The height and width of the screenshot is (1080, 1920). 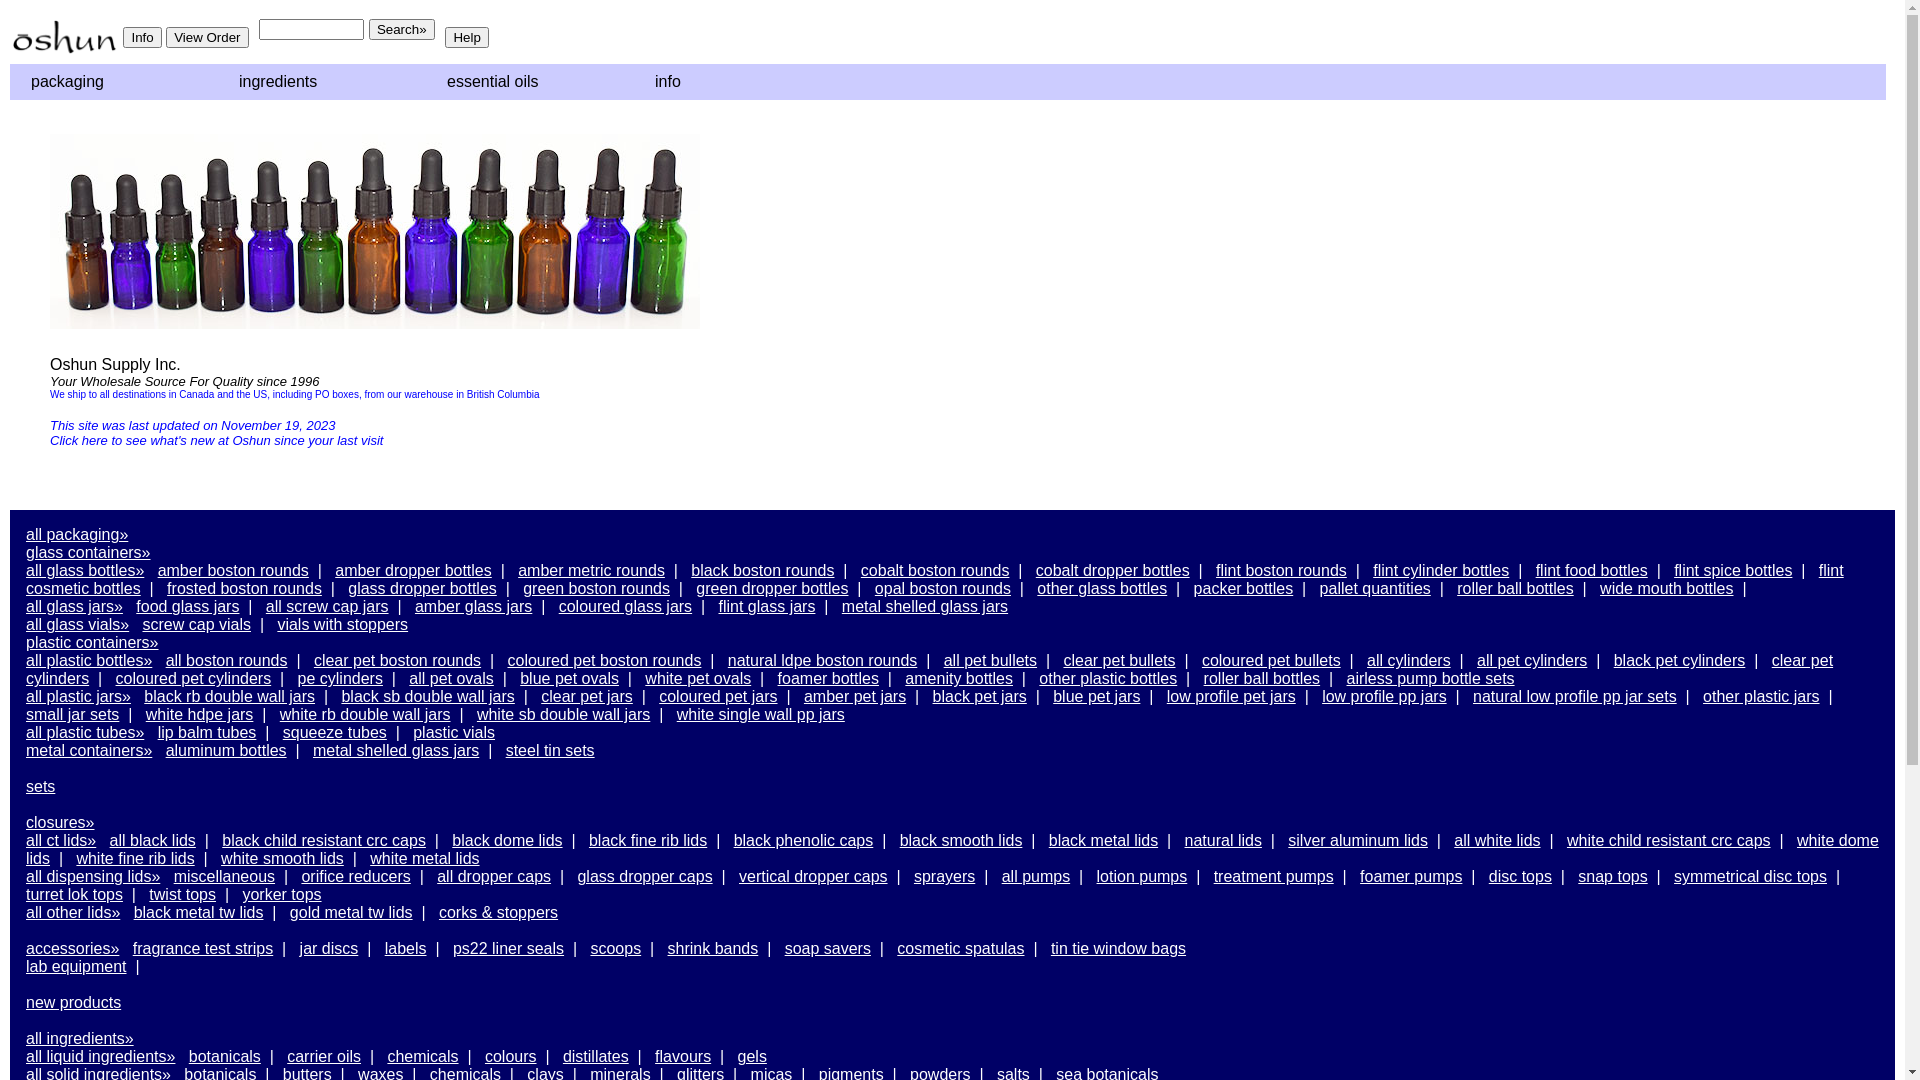 What do you see at coordinates (1520, 875) in the screenshot?
I see `'disc tops'` at bounding box center [1520, 875].